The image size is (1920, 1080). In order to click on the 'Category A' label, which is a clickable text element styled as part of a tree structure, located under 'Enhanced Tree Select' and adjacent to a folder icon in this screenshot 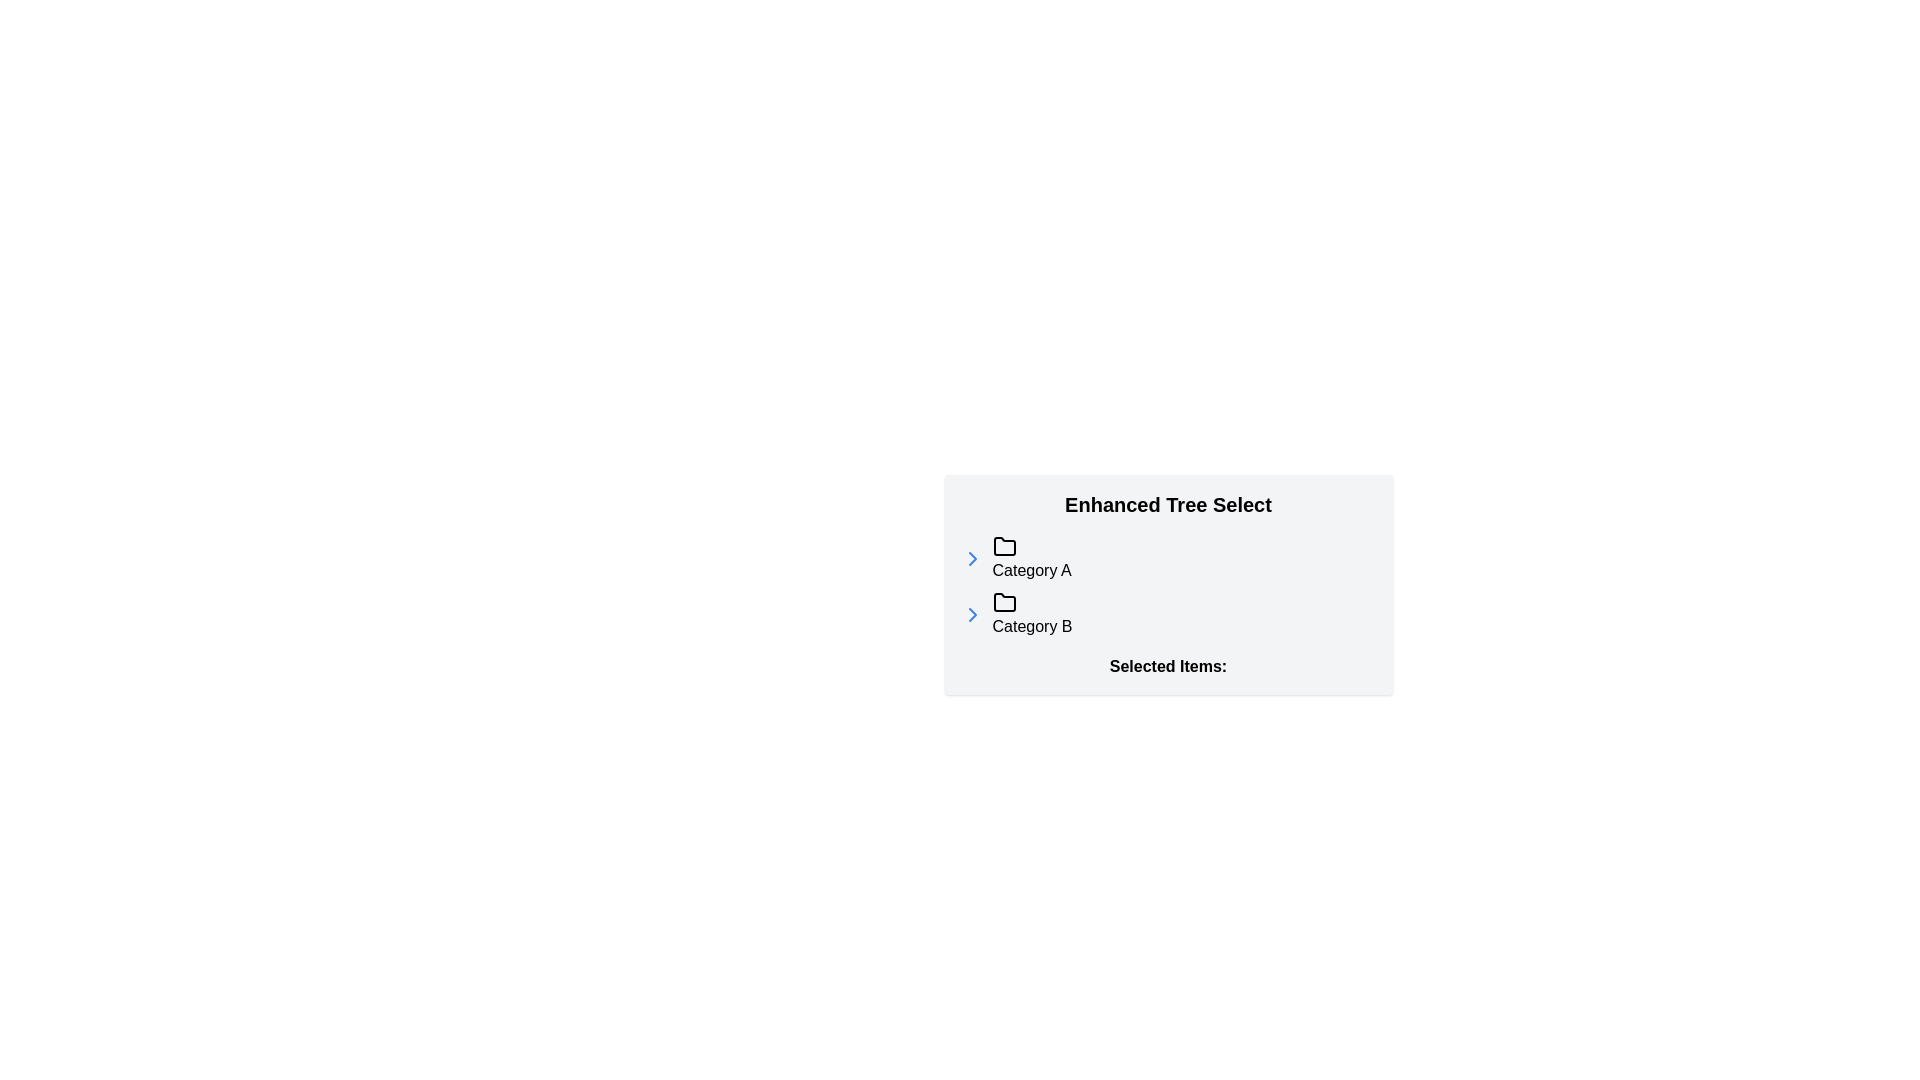, I will do `click(1032, 559)`.